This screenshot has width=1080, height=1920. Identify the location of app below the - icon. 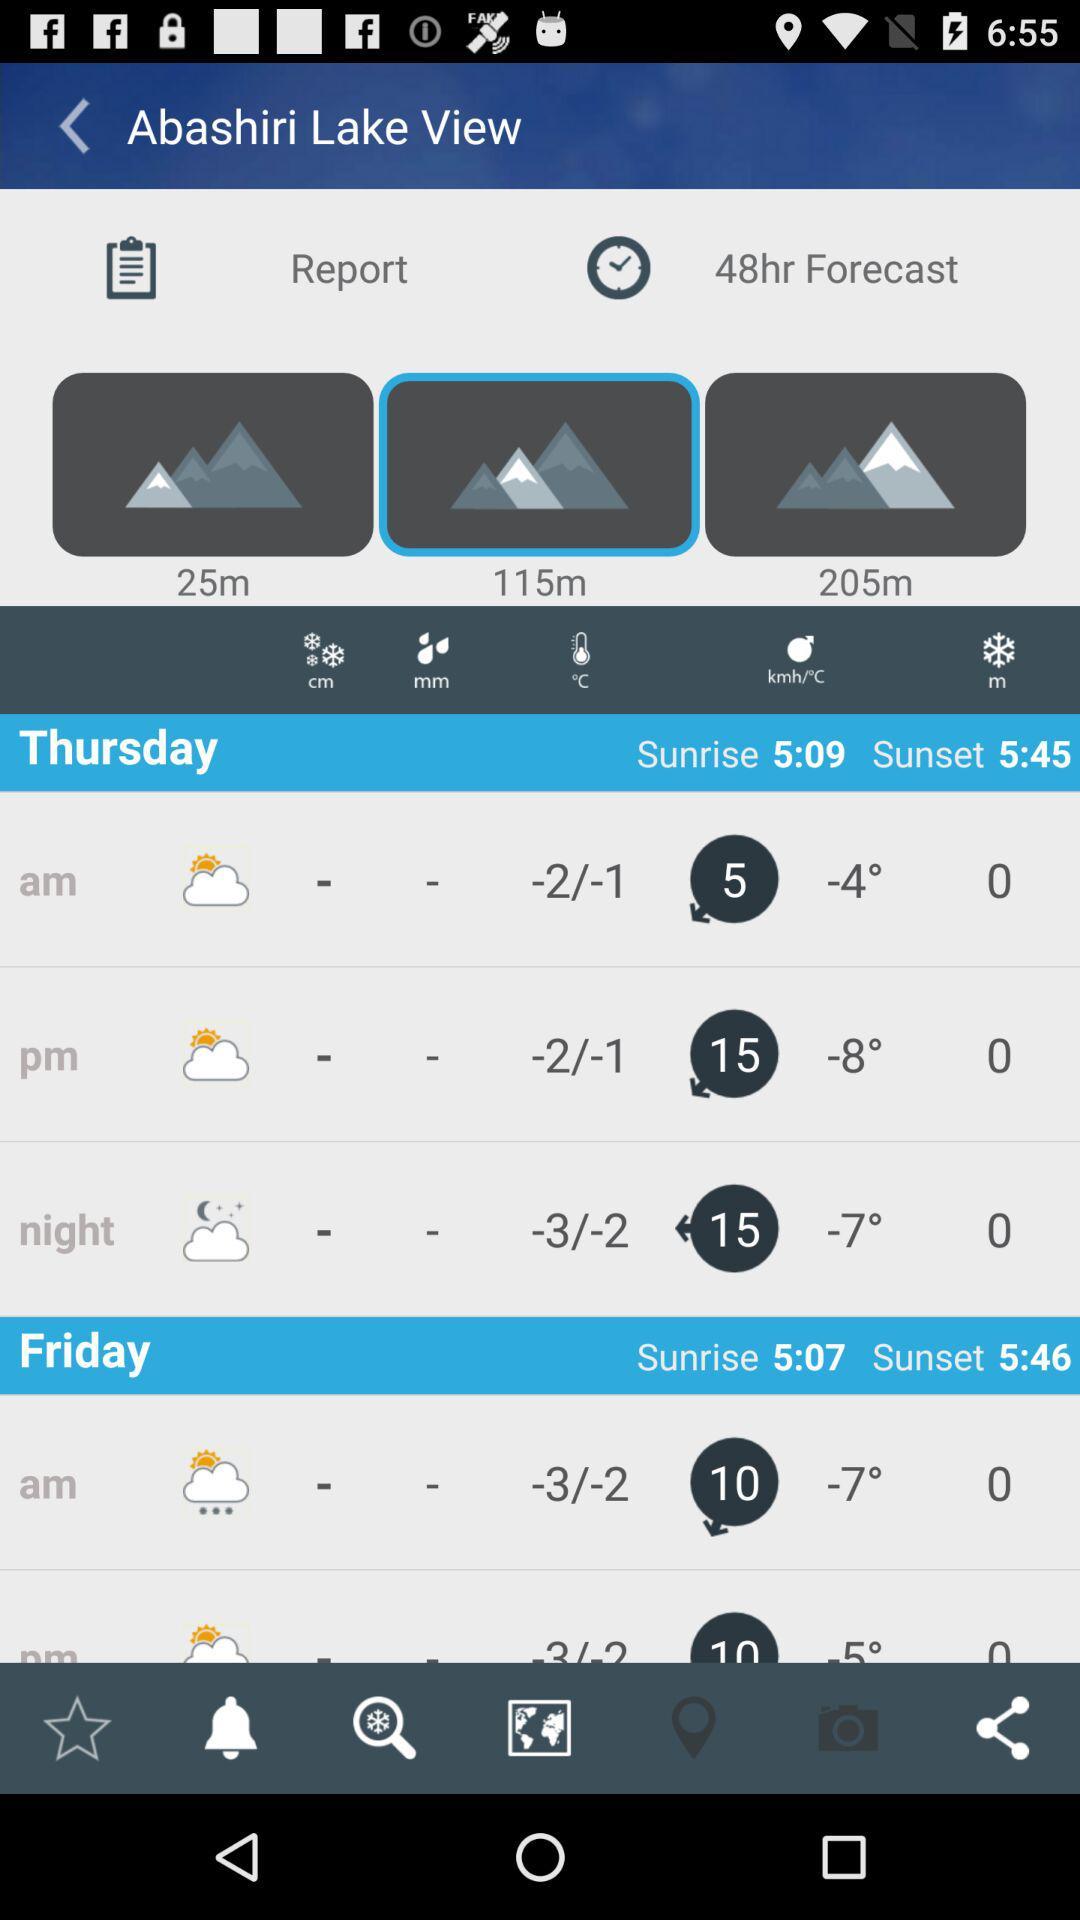
(431, 1227).